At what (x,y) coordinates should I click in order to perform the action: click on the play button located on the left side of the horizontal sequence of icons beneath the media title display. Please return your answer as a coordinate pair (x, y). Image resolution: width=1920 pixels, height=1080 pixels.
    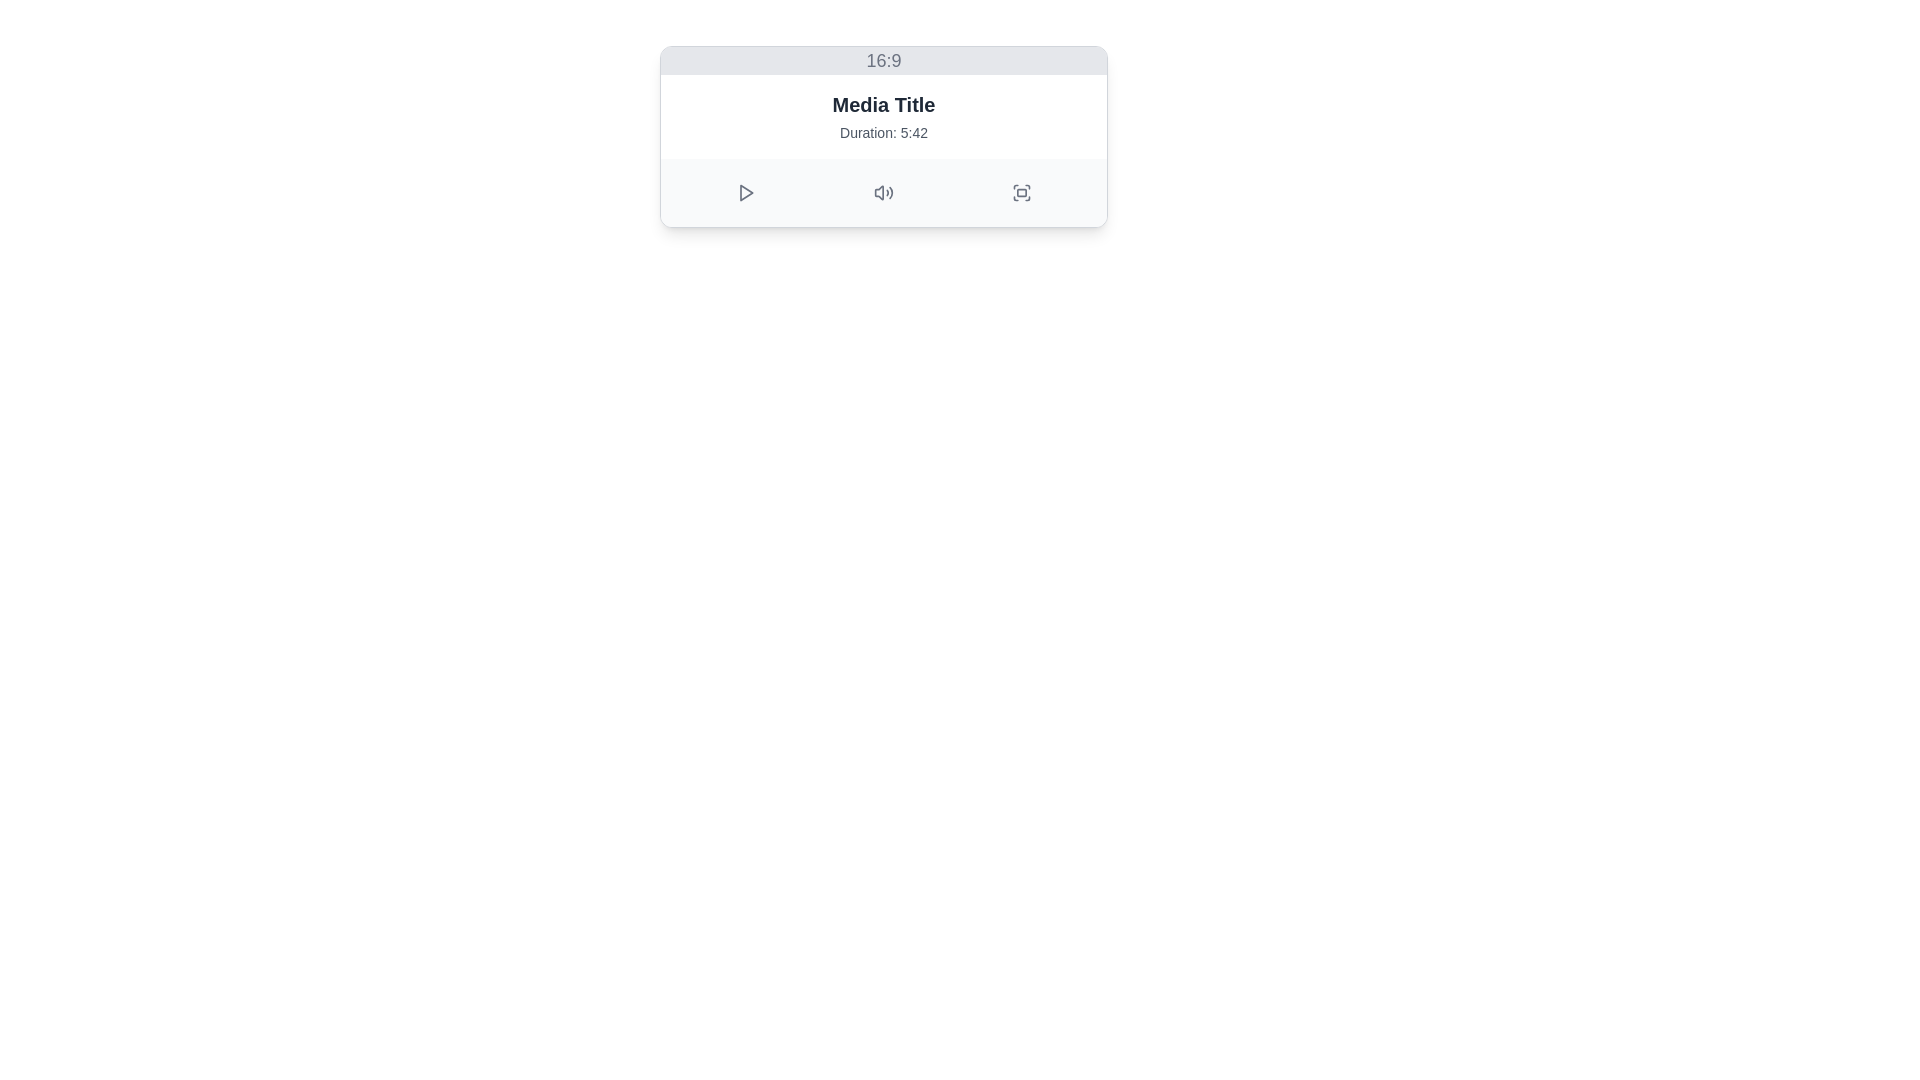
    Looking at the image, I should click on (744, 192).